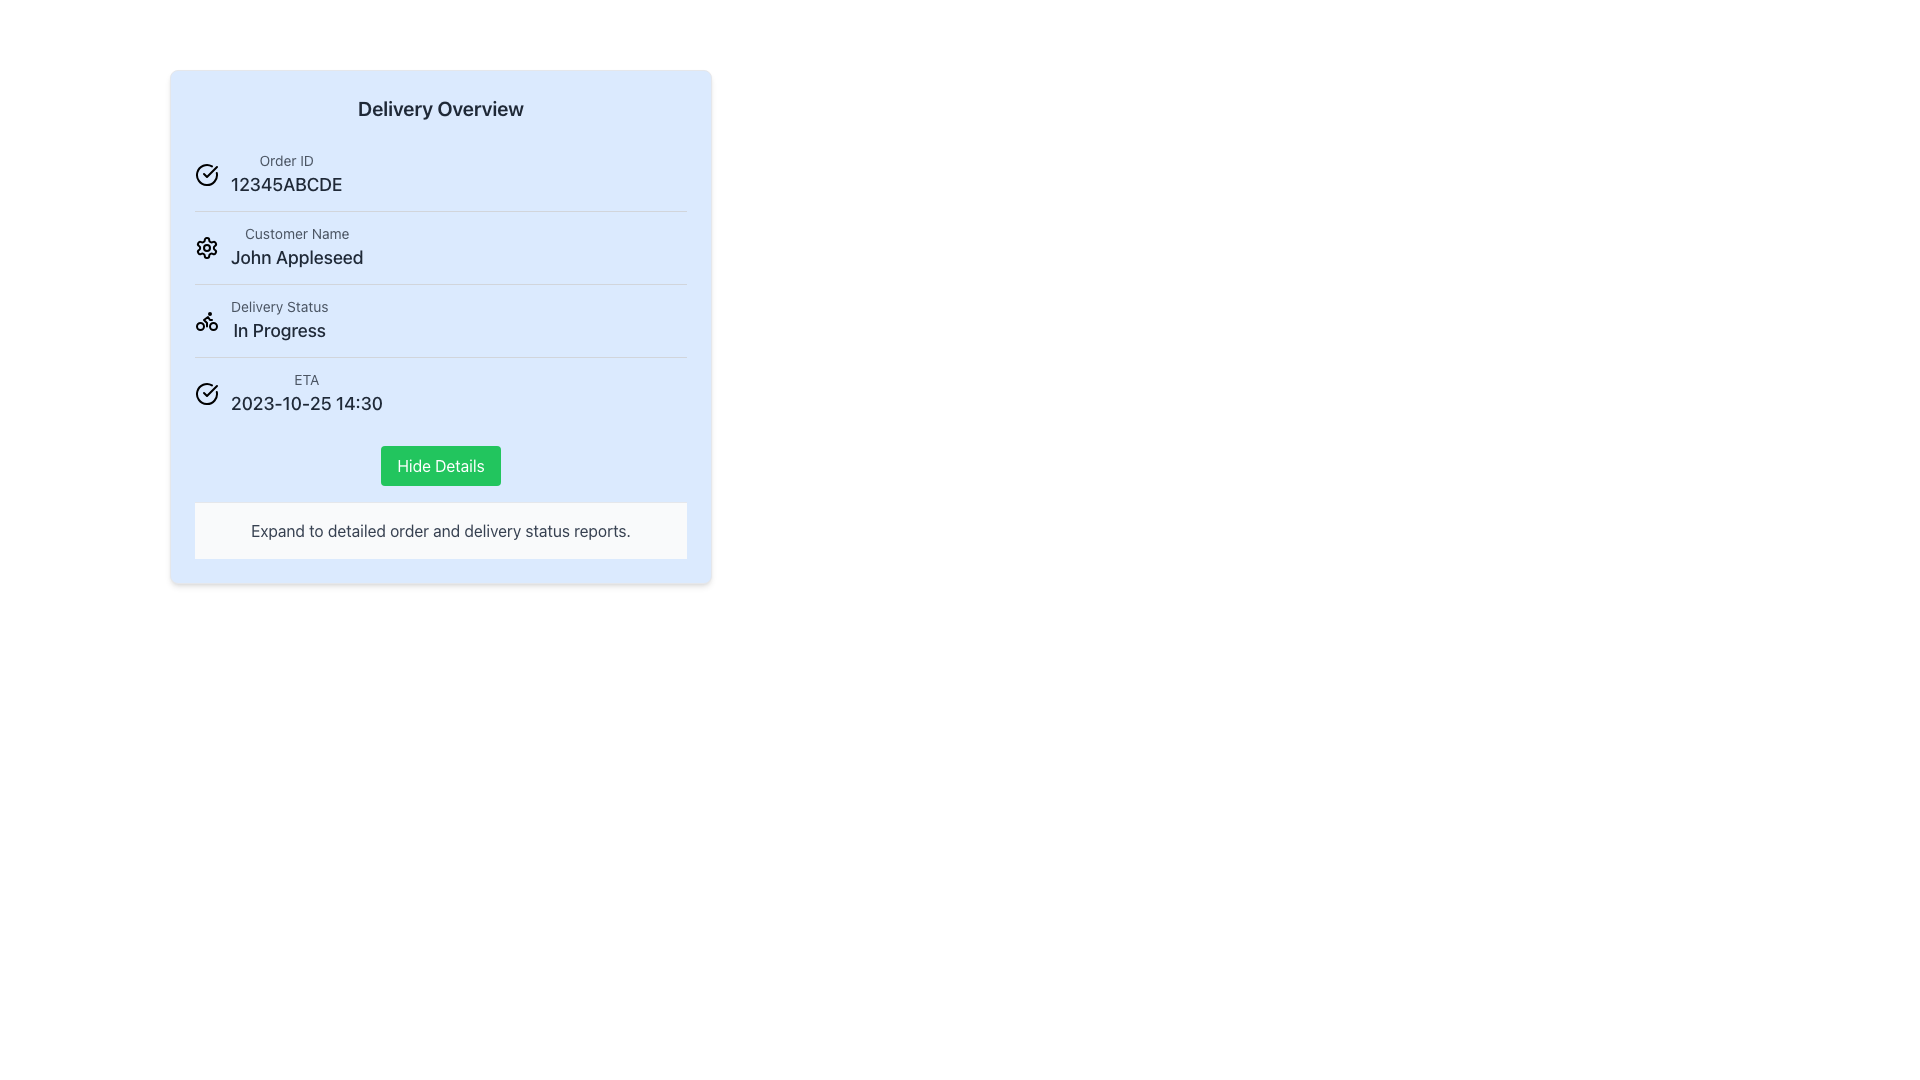 This screenshot has width=1920, height=1080. I want to click on the 'Order ID' label text, which is displayed in a small, gray font aligned to the left, positioned above the order ID value '12345ABCDE' within the delivery information card, so click(285, 160).